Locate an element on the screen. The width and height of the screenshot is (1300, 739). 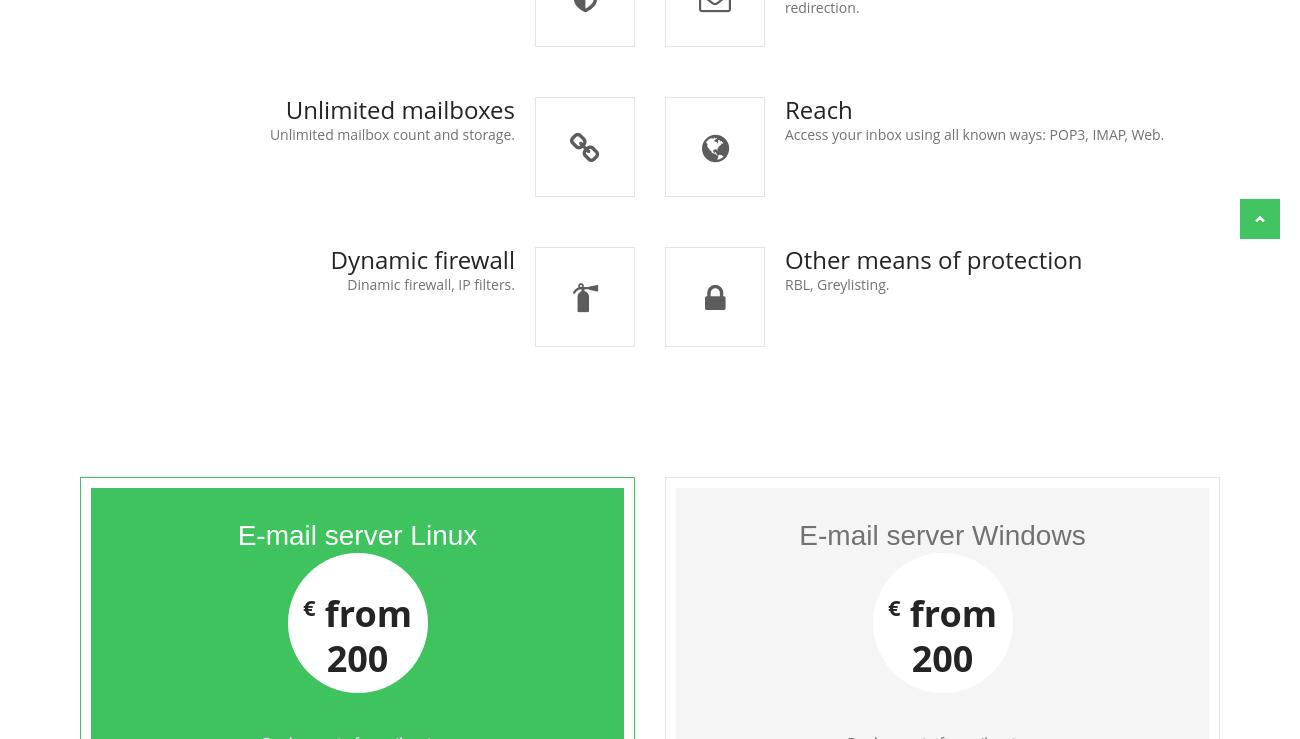
'Unlimited mailboxes' is located at coordinates (400, 109).